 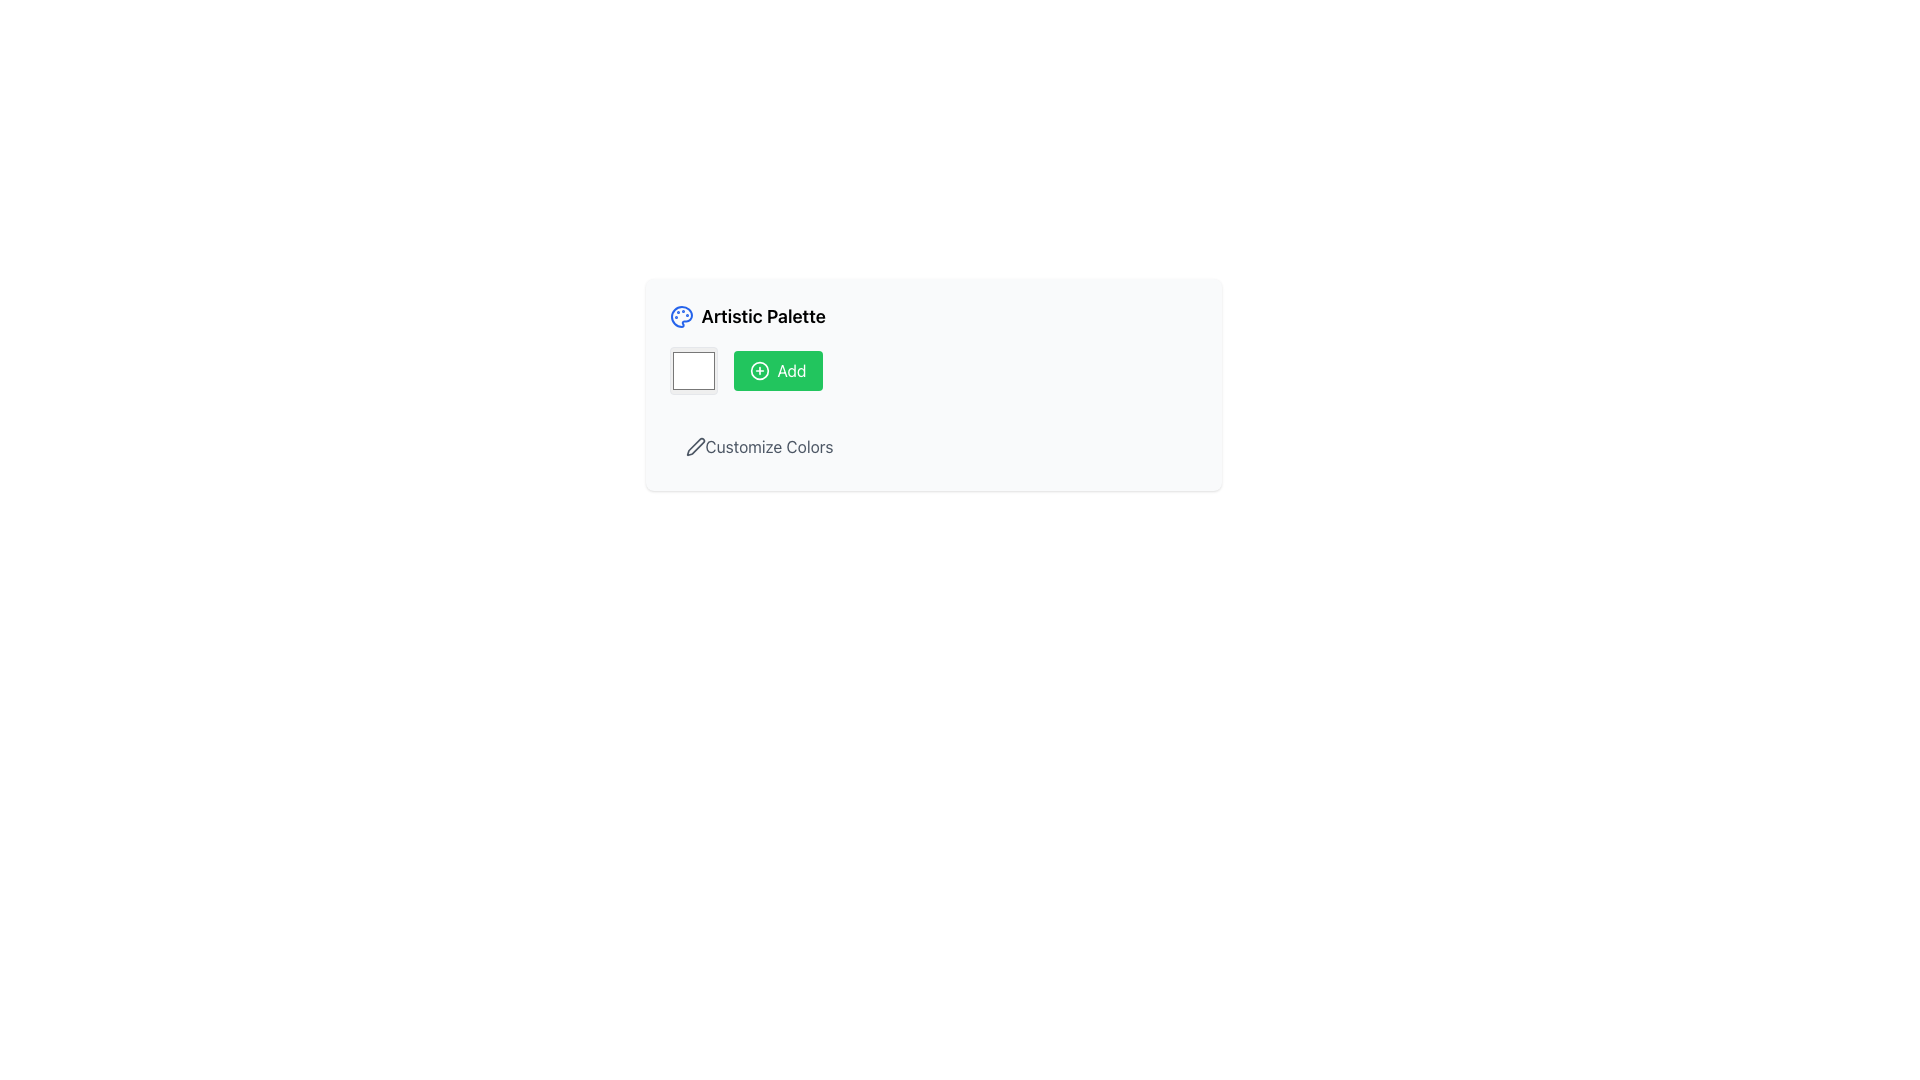 I want to click on the 'Customize Colors' button which is styled in gray and accompanied by a pen icon, so click(x=758, y=446).